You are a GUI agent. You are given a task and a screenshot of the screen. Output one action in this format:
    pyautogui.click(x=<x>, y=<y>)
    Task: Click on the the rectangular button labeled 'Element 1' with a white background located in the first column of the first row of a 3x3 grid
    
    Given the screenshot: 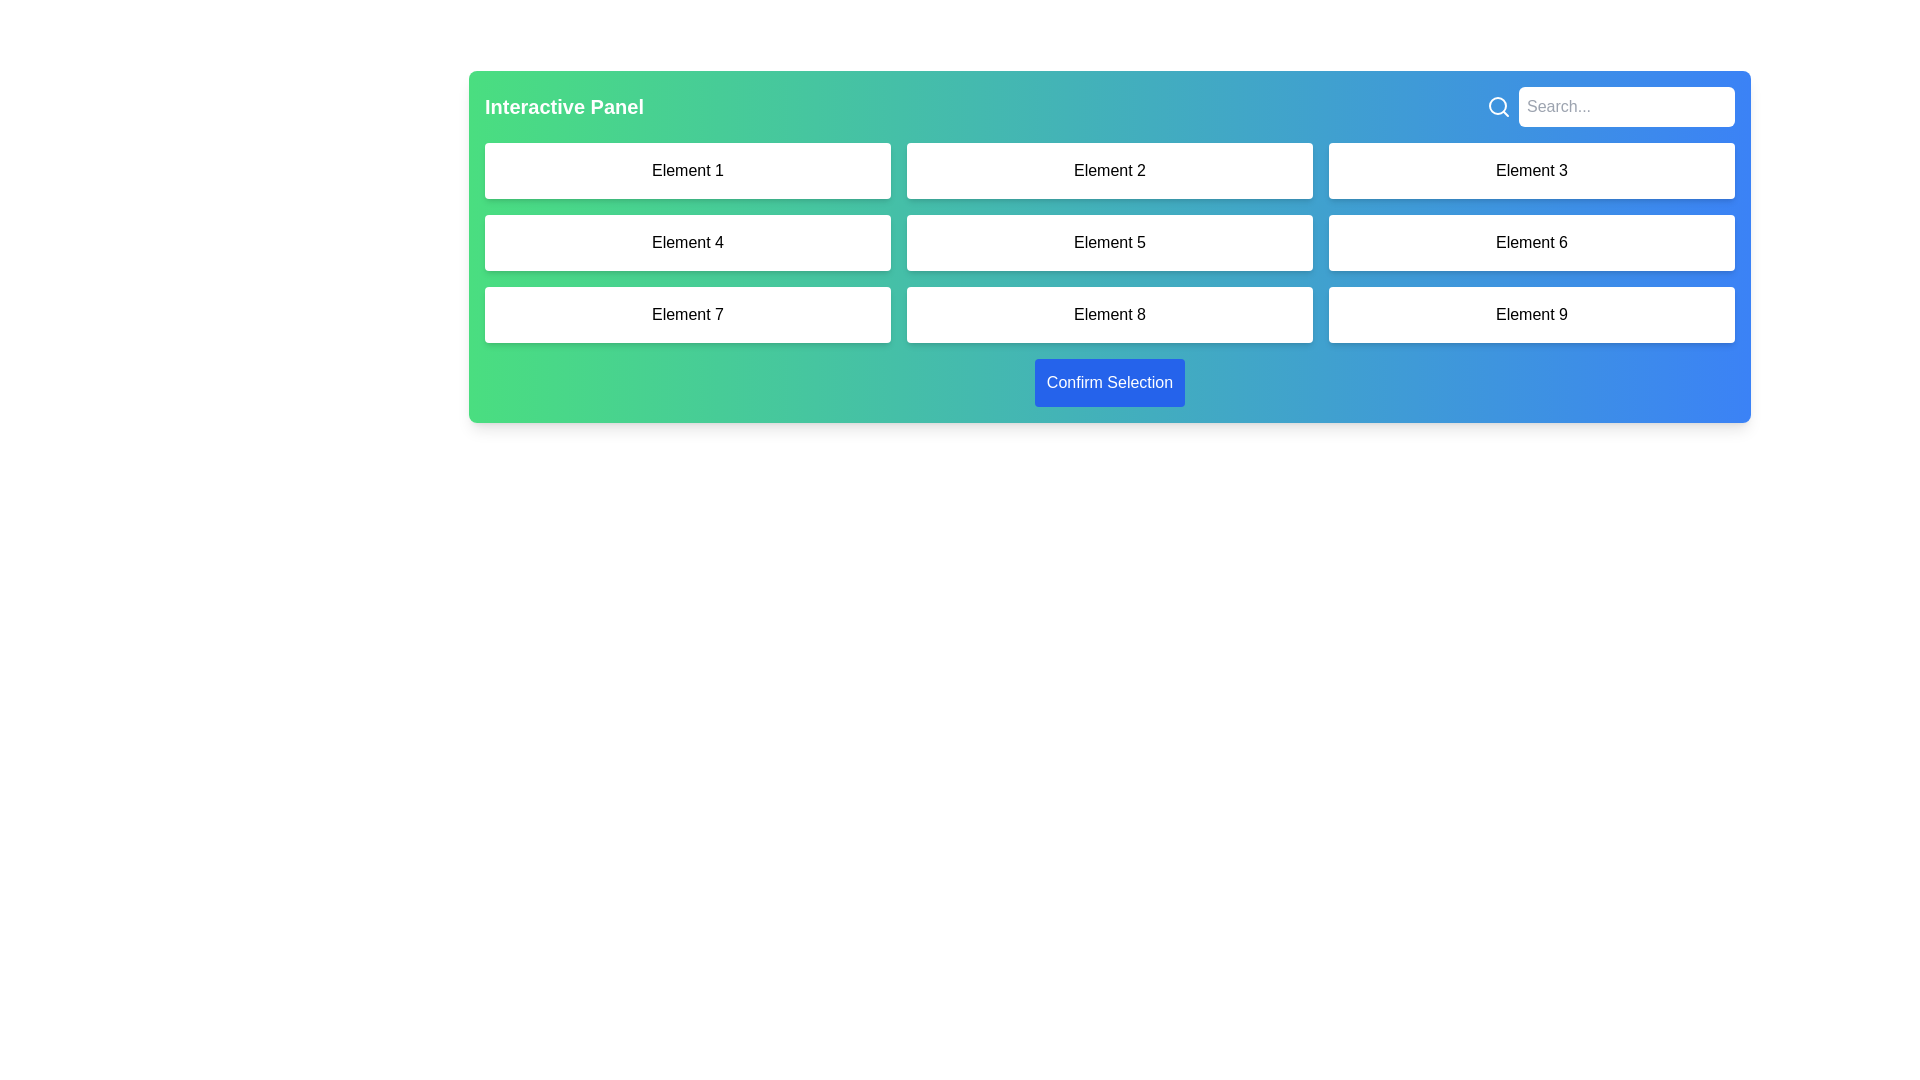 What is the action you would take?
    pyautogui.click(x=687, y=169)
    